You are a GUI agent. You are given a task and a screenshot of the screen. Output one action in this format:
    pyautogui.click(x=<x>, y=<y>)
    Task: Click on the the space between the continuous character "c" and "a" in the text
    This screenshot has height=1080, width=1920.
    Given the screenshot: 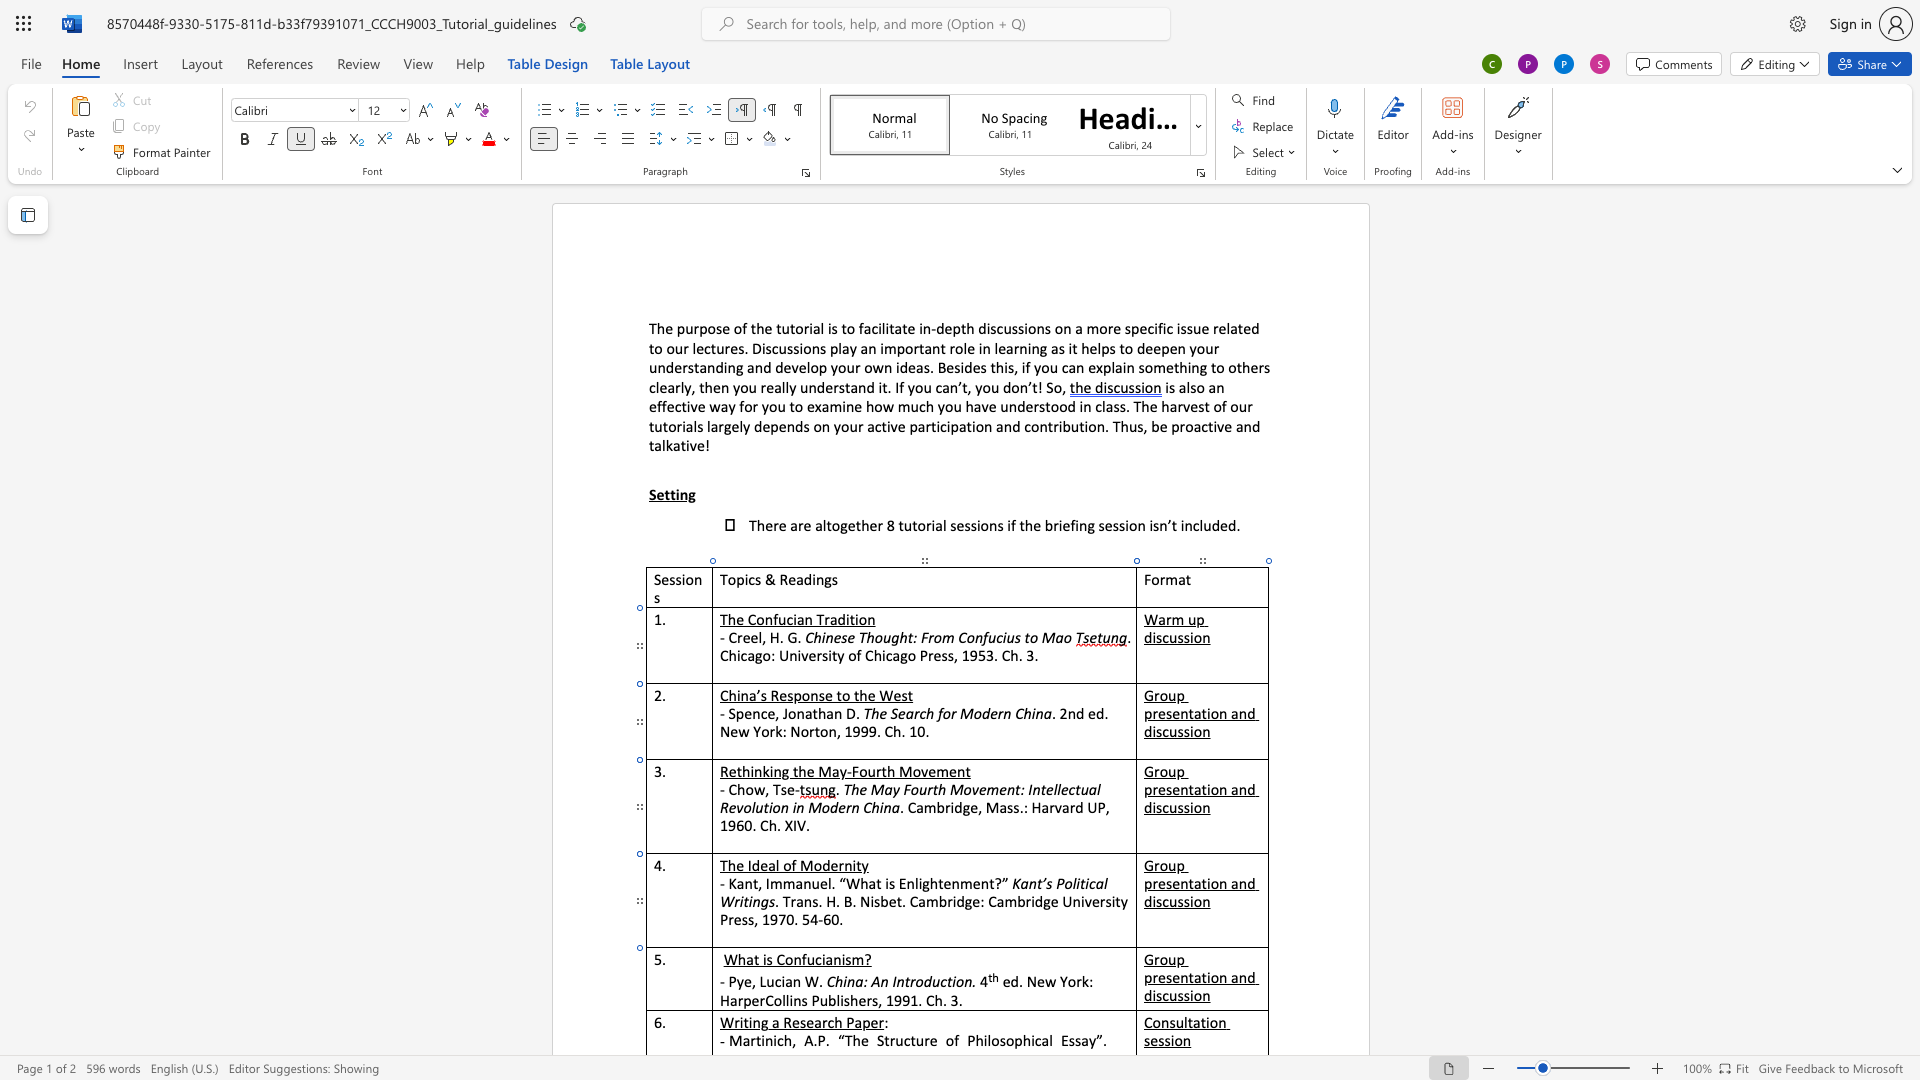 What is the action you would take?
    pyautogui.click(x=1095, y=882)
    